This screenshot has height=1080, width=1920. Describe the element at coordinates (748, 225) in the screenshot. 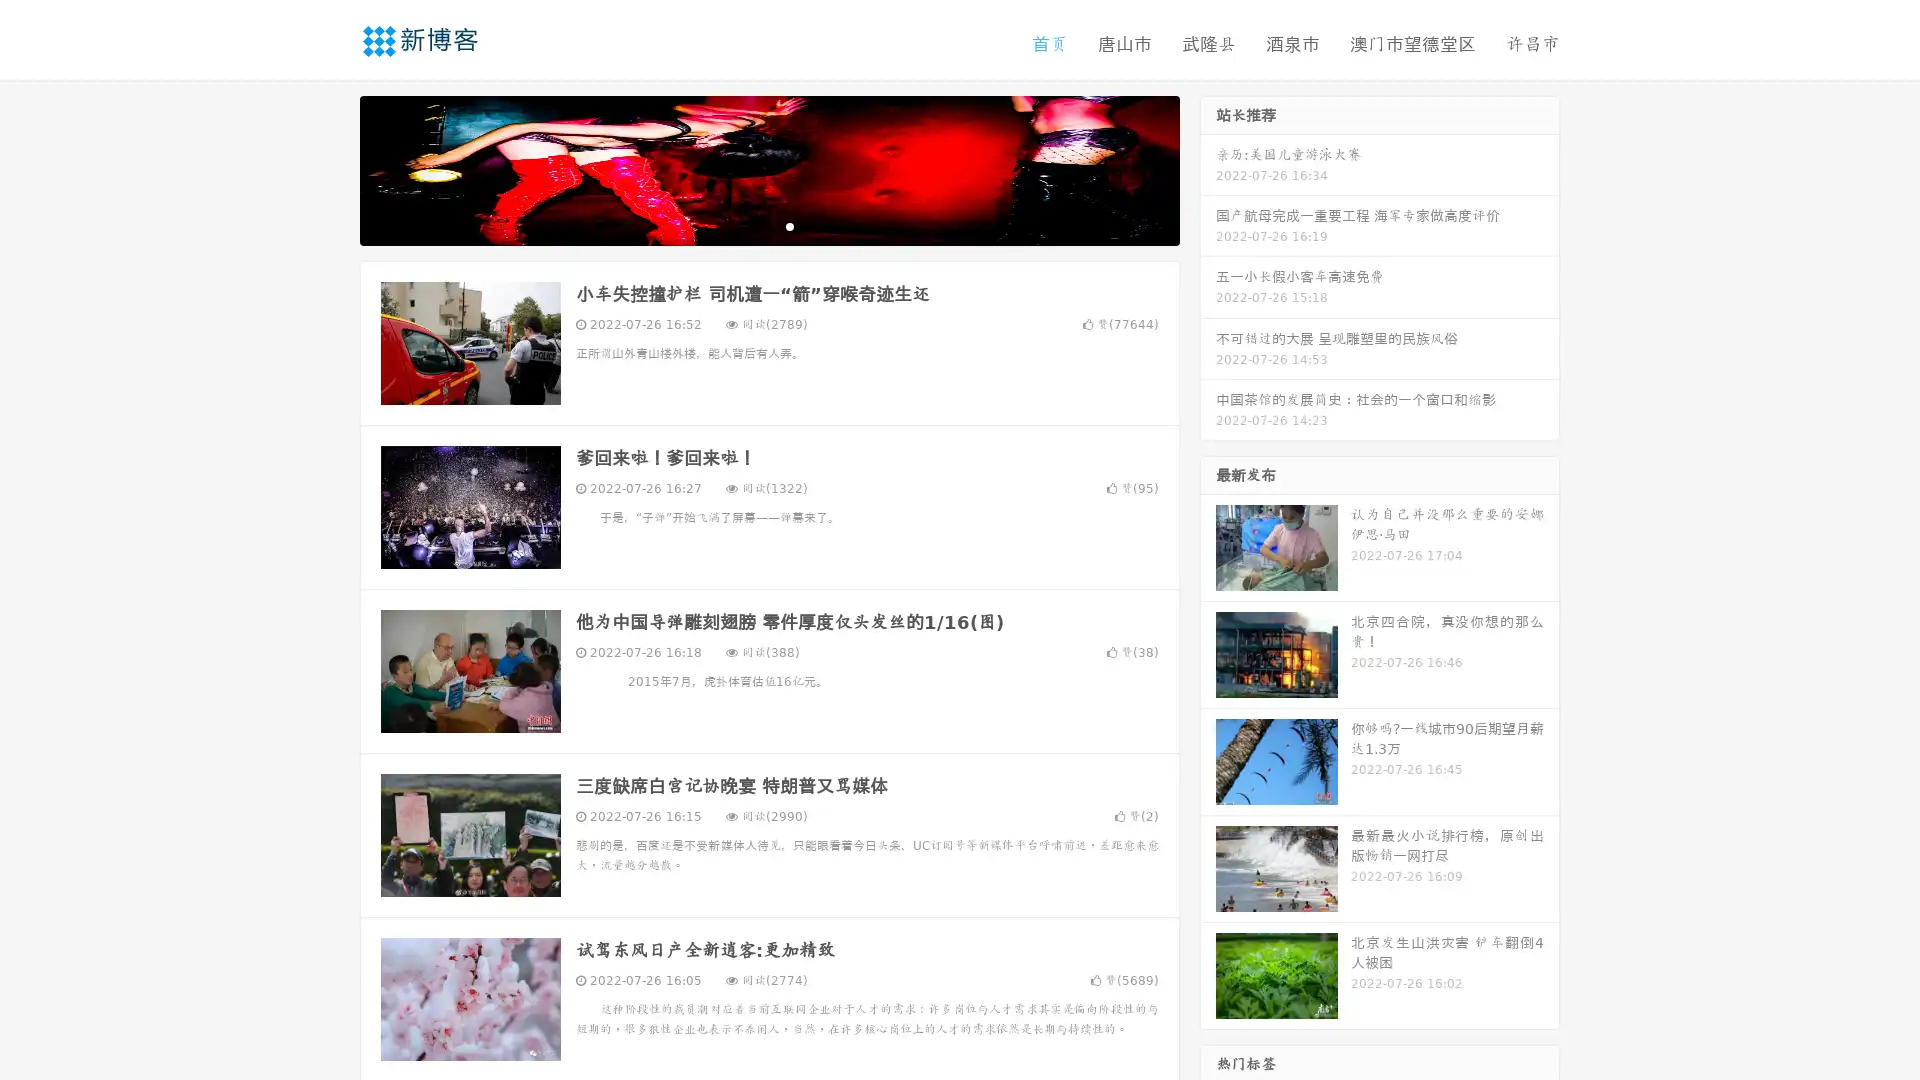

I see `Go to slide 1` at that location.